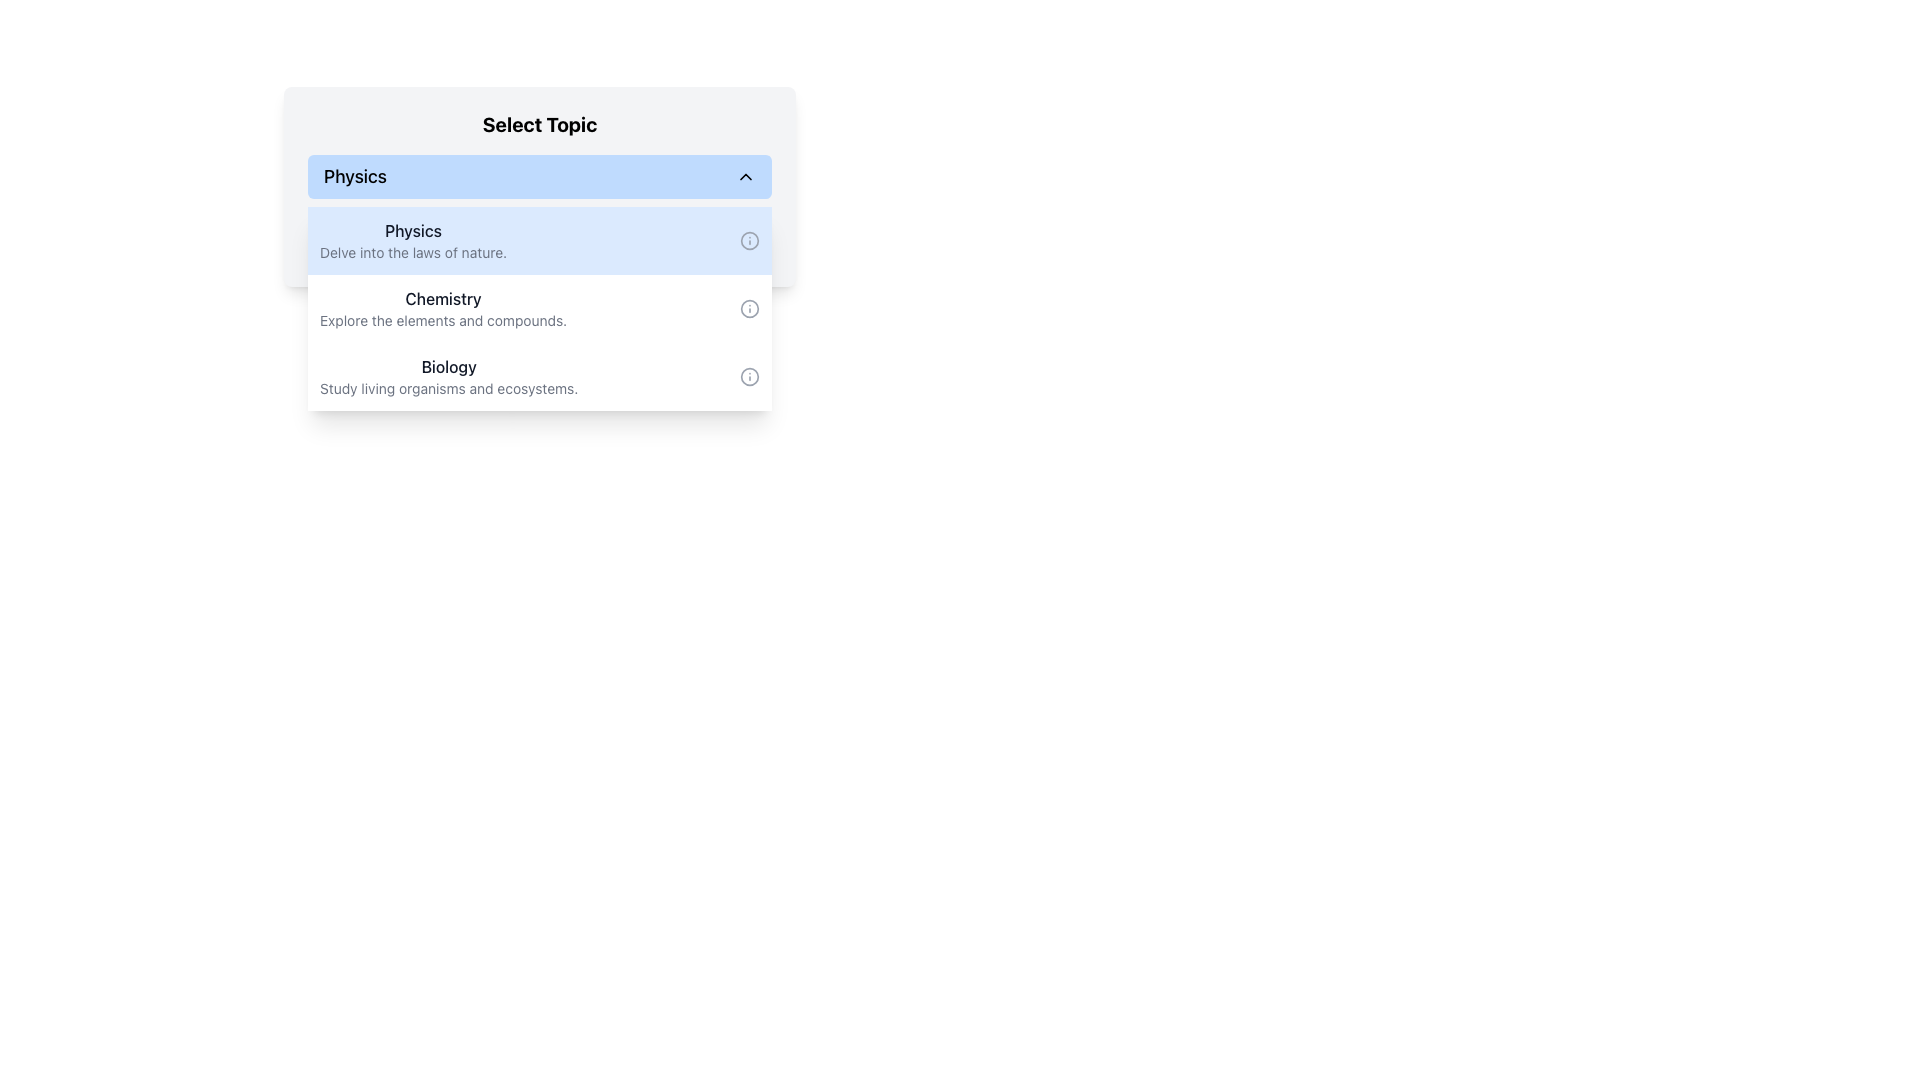 This screenshot has width=1920, height=1080. Describe the element at coordinates (412, 230) in the screenshot. I see `the Text Label that serves as the title for the 'Physics' topic within the dropdown menu, located above the descriptive text 'Delve into the laws of nature.'` at that location.